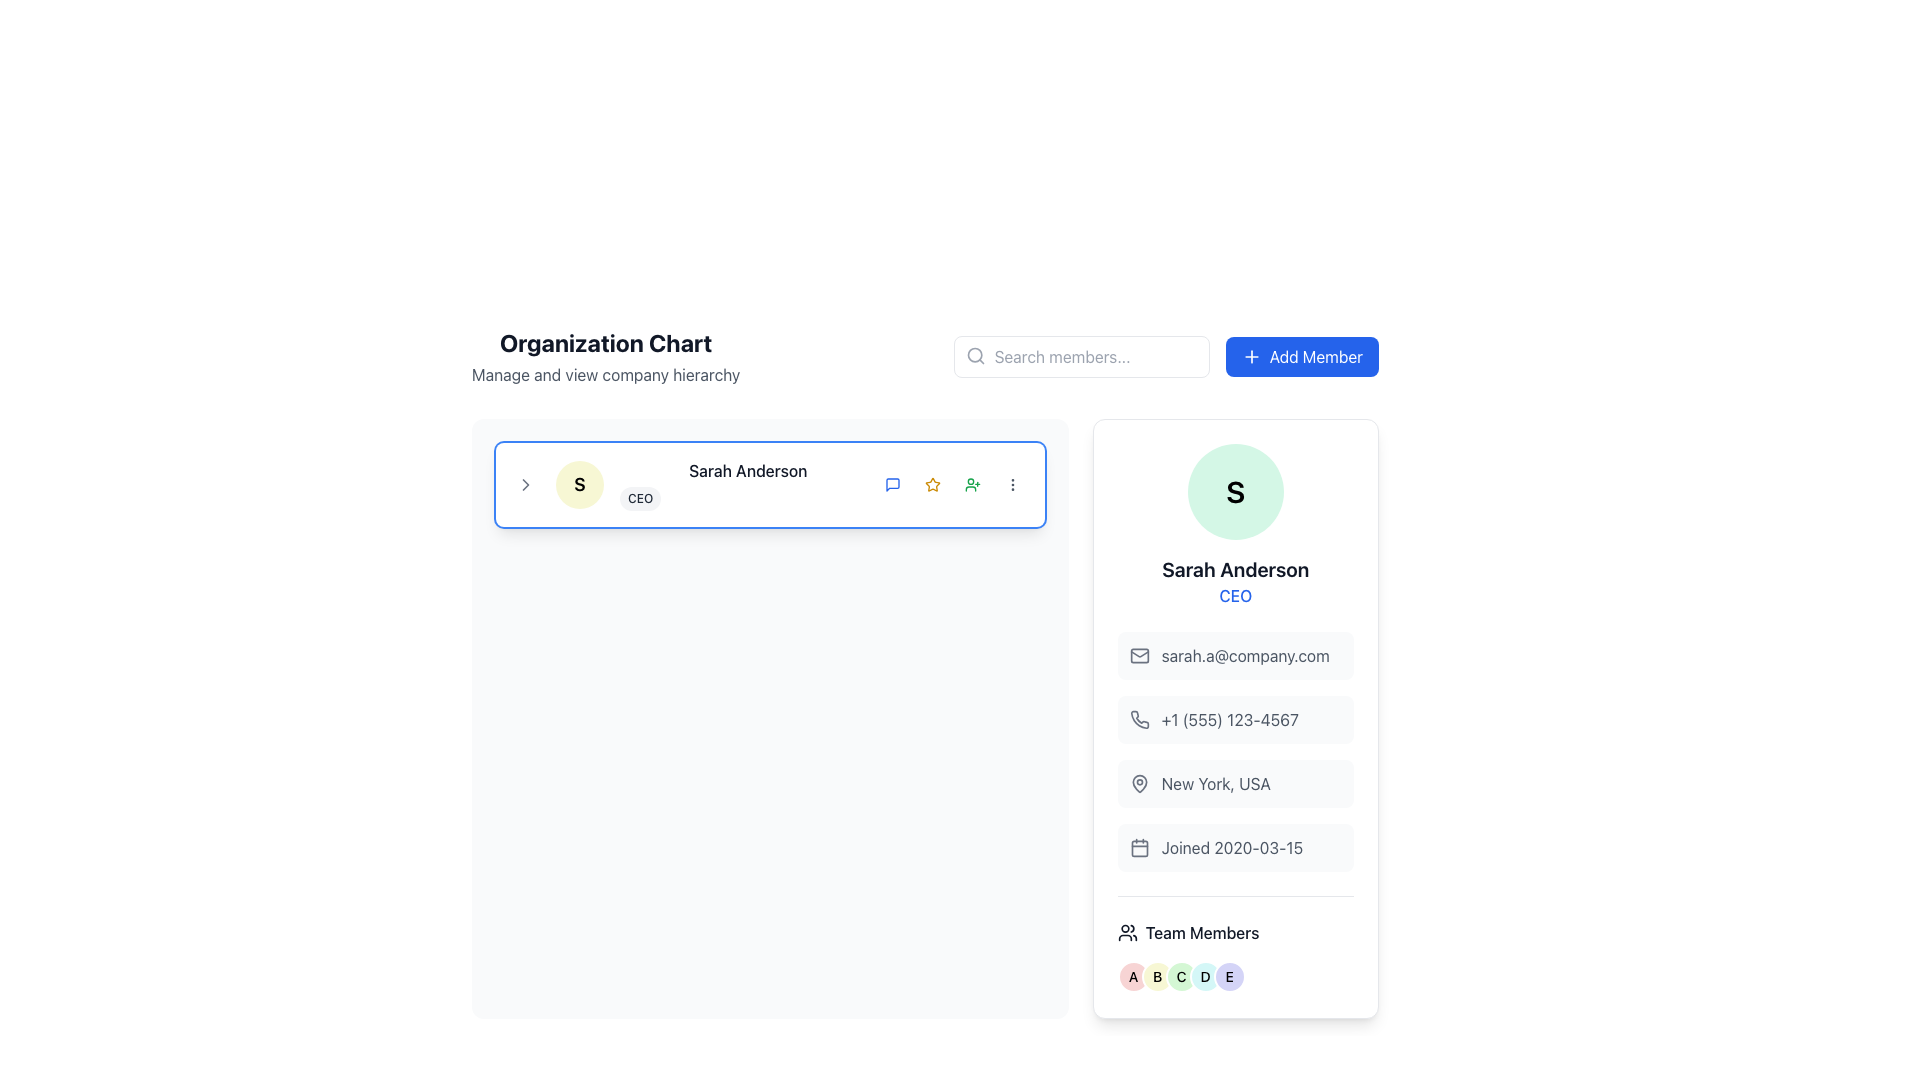  What do you see at coordinates (1302, 356) in the screenshot?
I see `the 'Add Member' button with a blue background and '+' icon` at bounding box center [1302, 356].